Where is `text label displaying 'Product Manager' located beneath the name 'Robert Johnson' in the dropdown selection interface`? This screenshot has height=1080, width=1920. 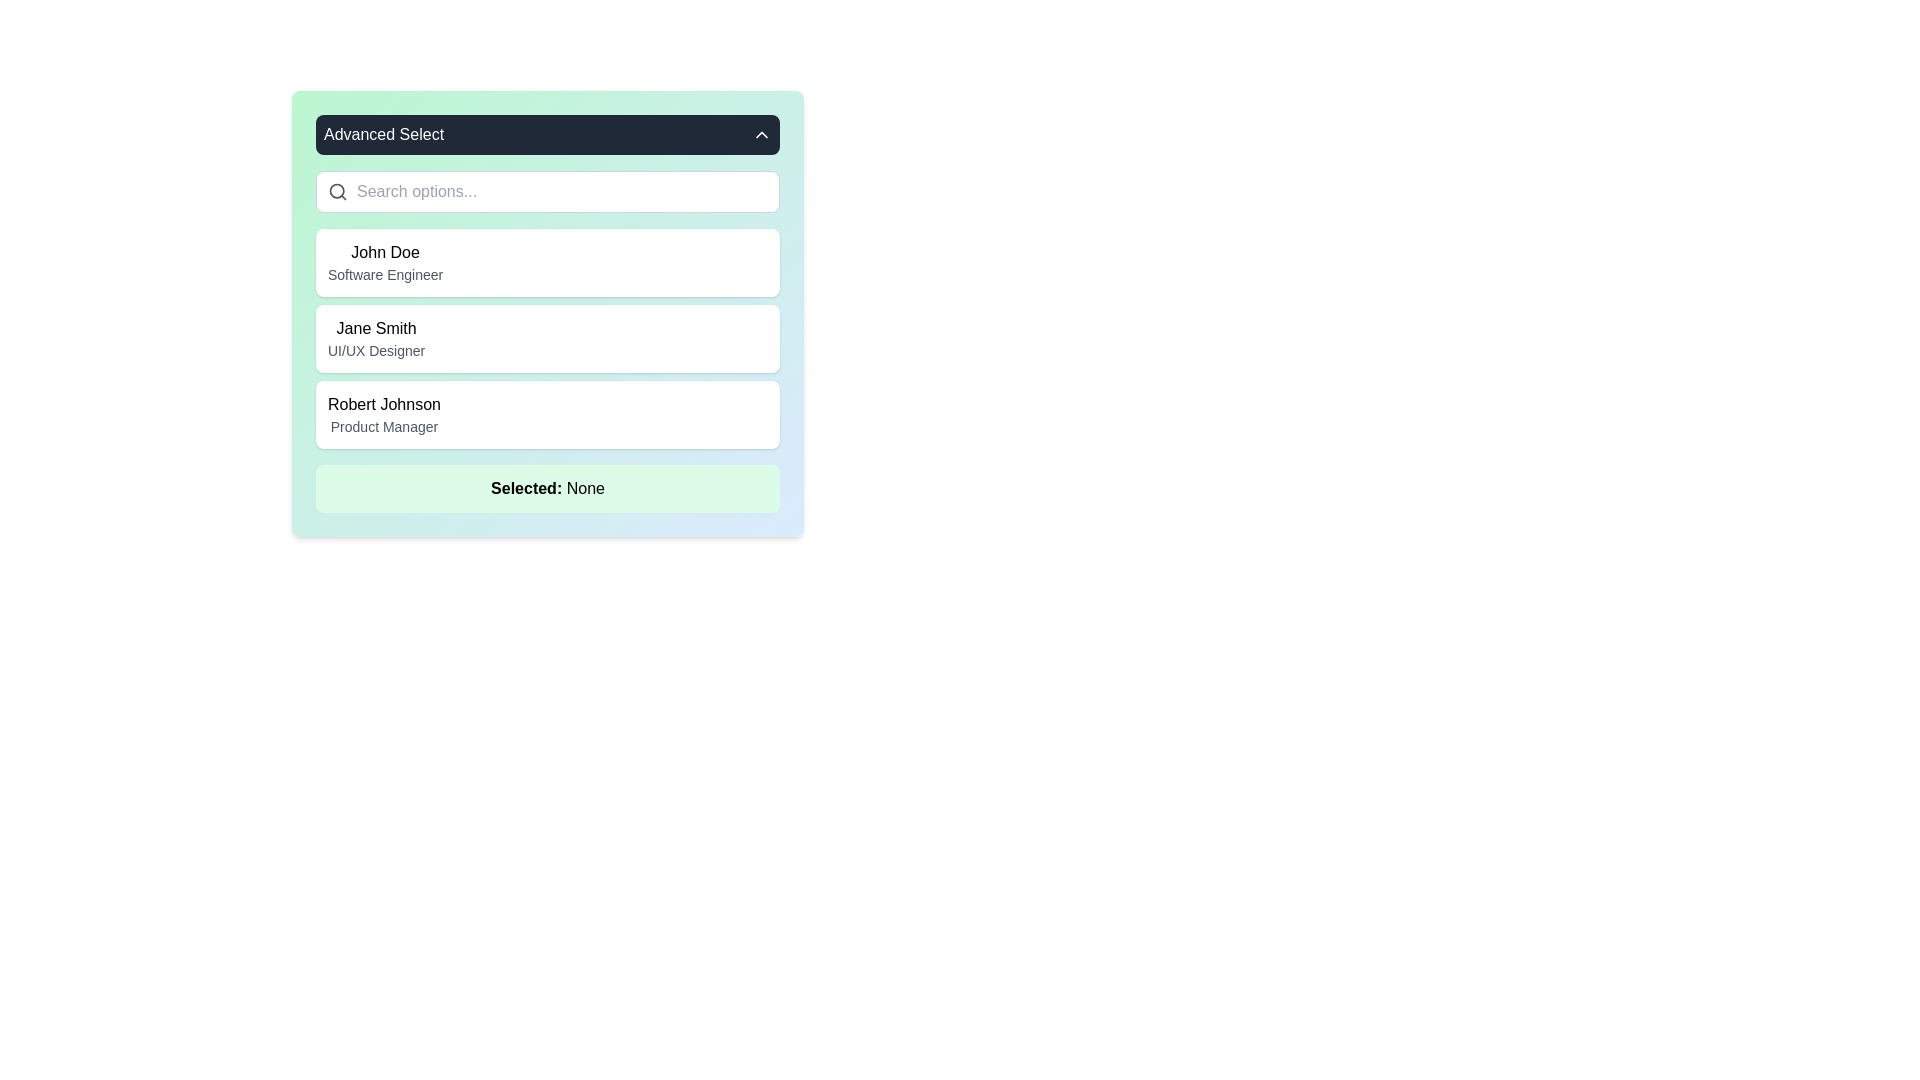 text label displaying 'Product Manager' located beneath the name 'Robert Johnson' in the dropdown selection interface is located at coordinates (384, 426).